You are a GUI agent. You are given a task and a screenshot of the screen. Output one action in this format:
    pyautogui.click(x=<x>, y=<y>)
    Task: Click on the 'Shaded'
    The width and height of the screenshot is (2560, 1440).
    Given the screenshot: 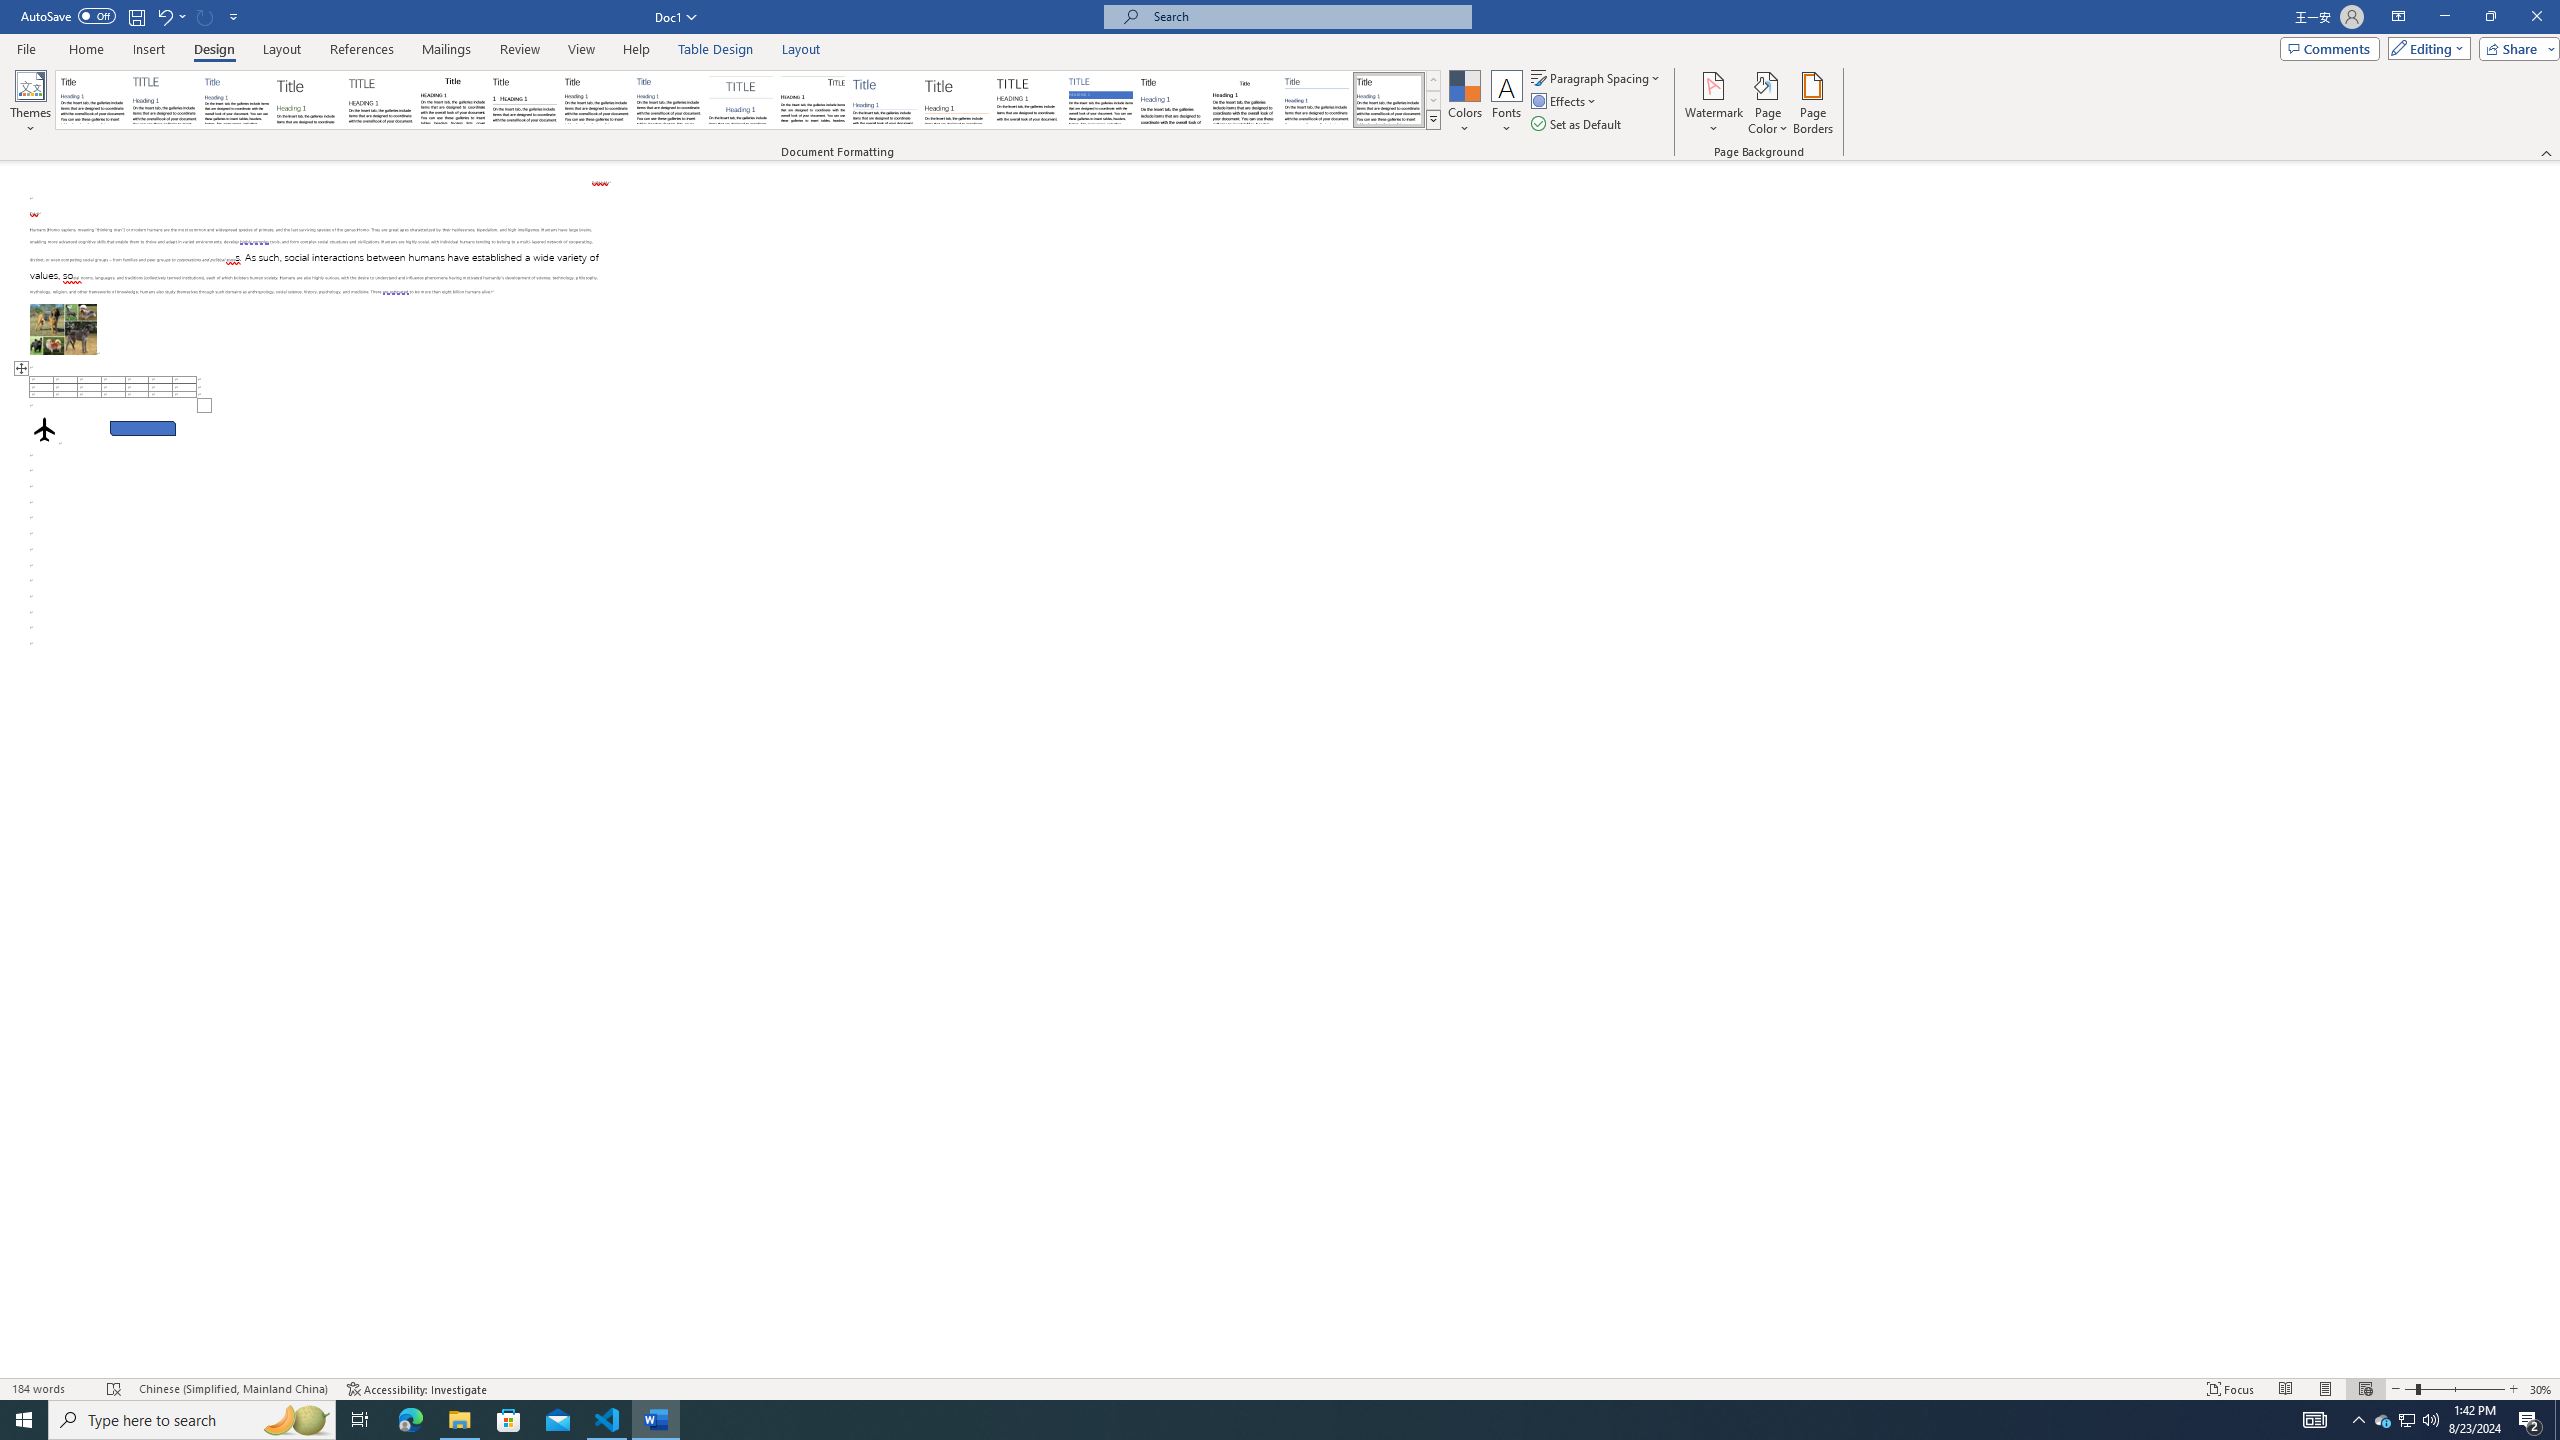 What is the action you would take?
    pyautogui.click(x=1100, y=99)
    